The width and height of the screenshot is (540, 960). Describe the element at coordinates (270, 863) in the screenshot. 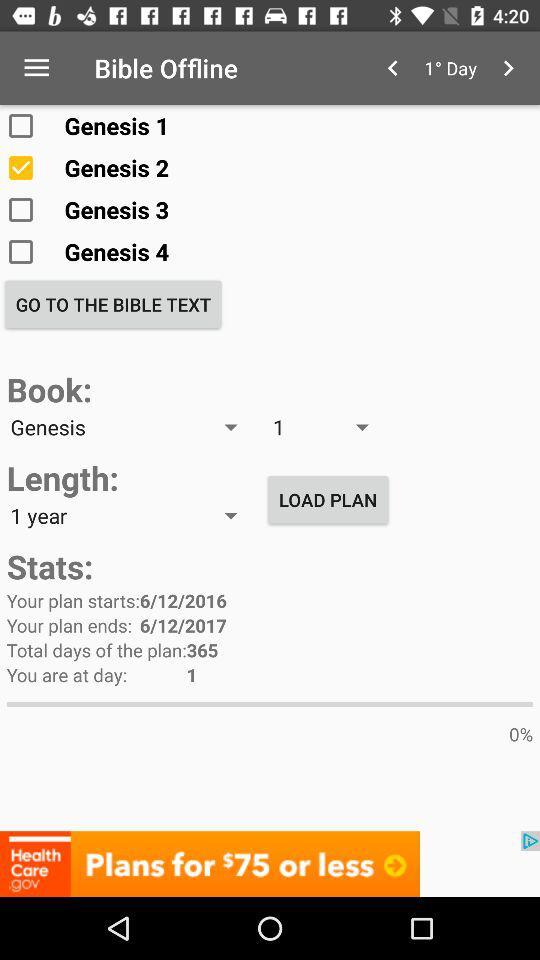

I see `click discription` at that location.